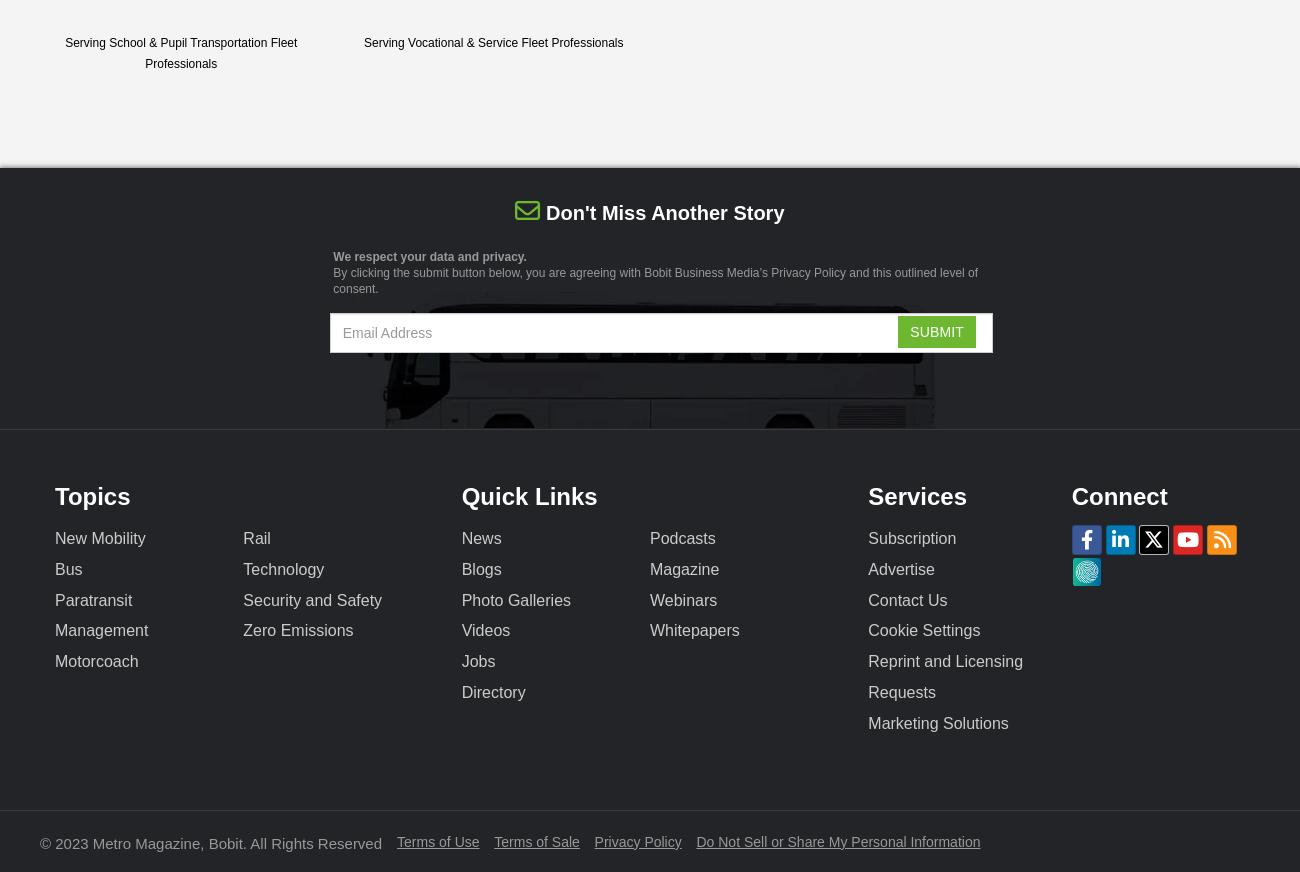  Describe the element at coordinates (493, 41) in the screenshot. I see `'Serving Vocational & Service Fleet Professionals'` at that location.